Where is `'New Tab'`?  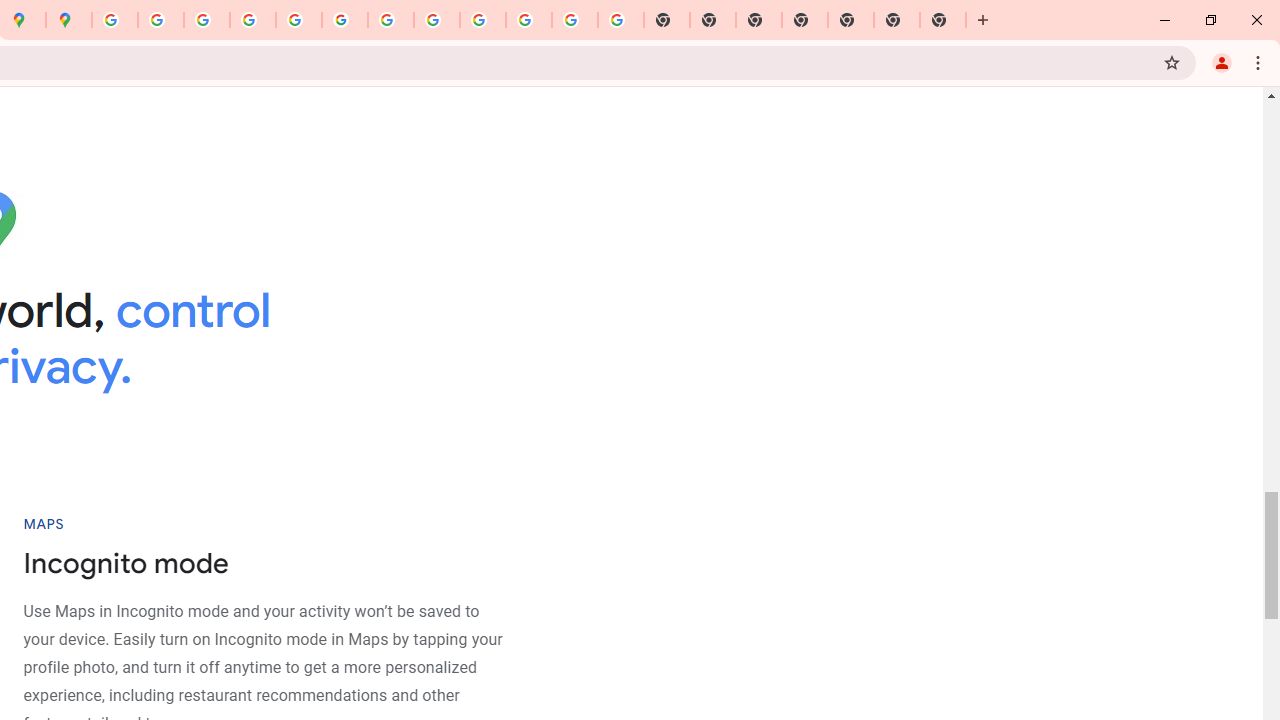
'New Tab' is located at coordinates (896, 20).